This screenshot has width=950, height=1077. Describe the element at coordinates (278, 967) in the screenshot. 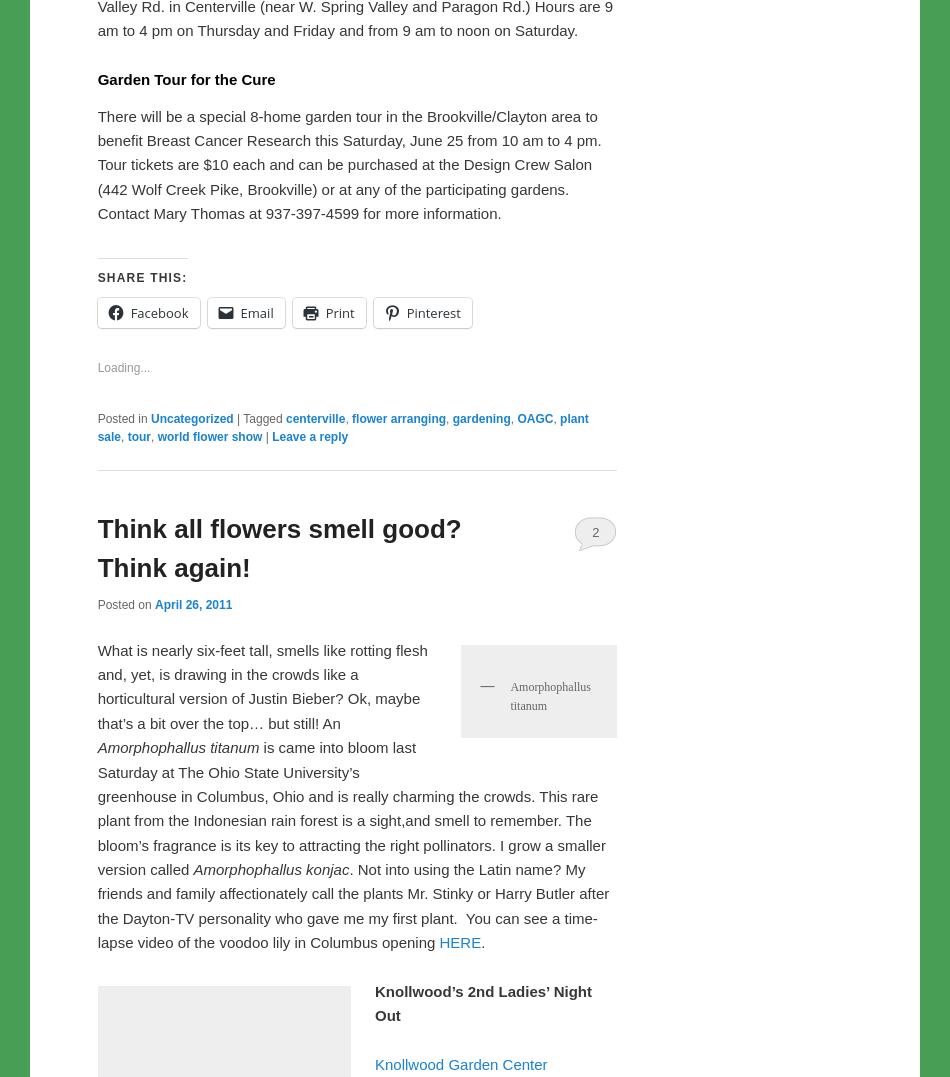

I see `'Think all flowers smell good? Think again!'` at that location.